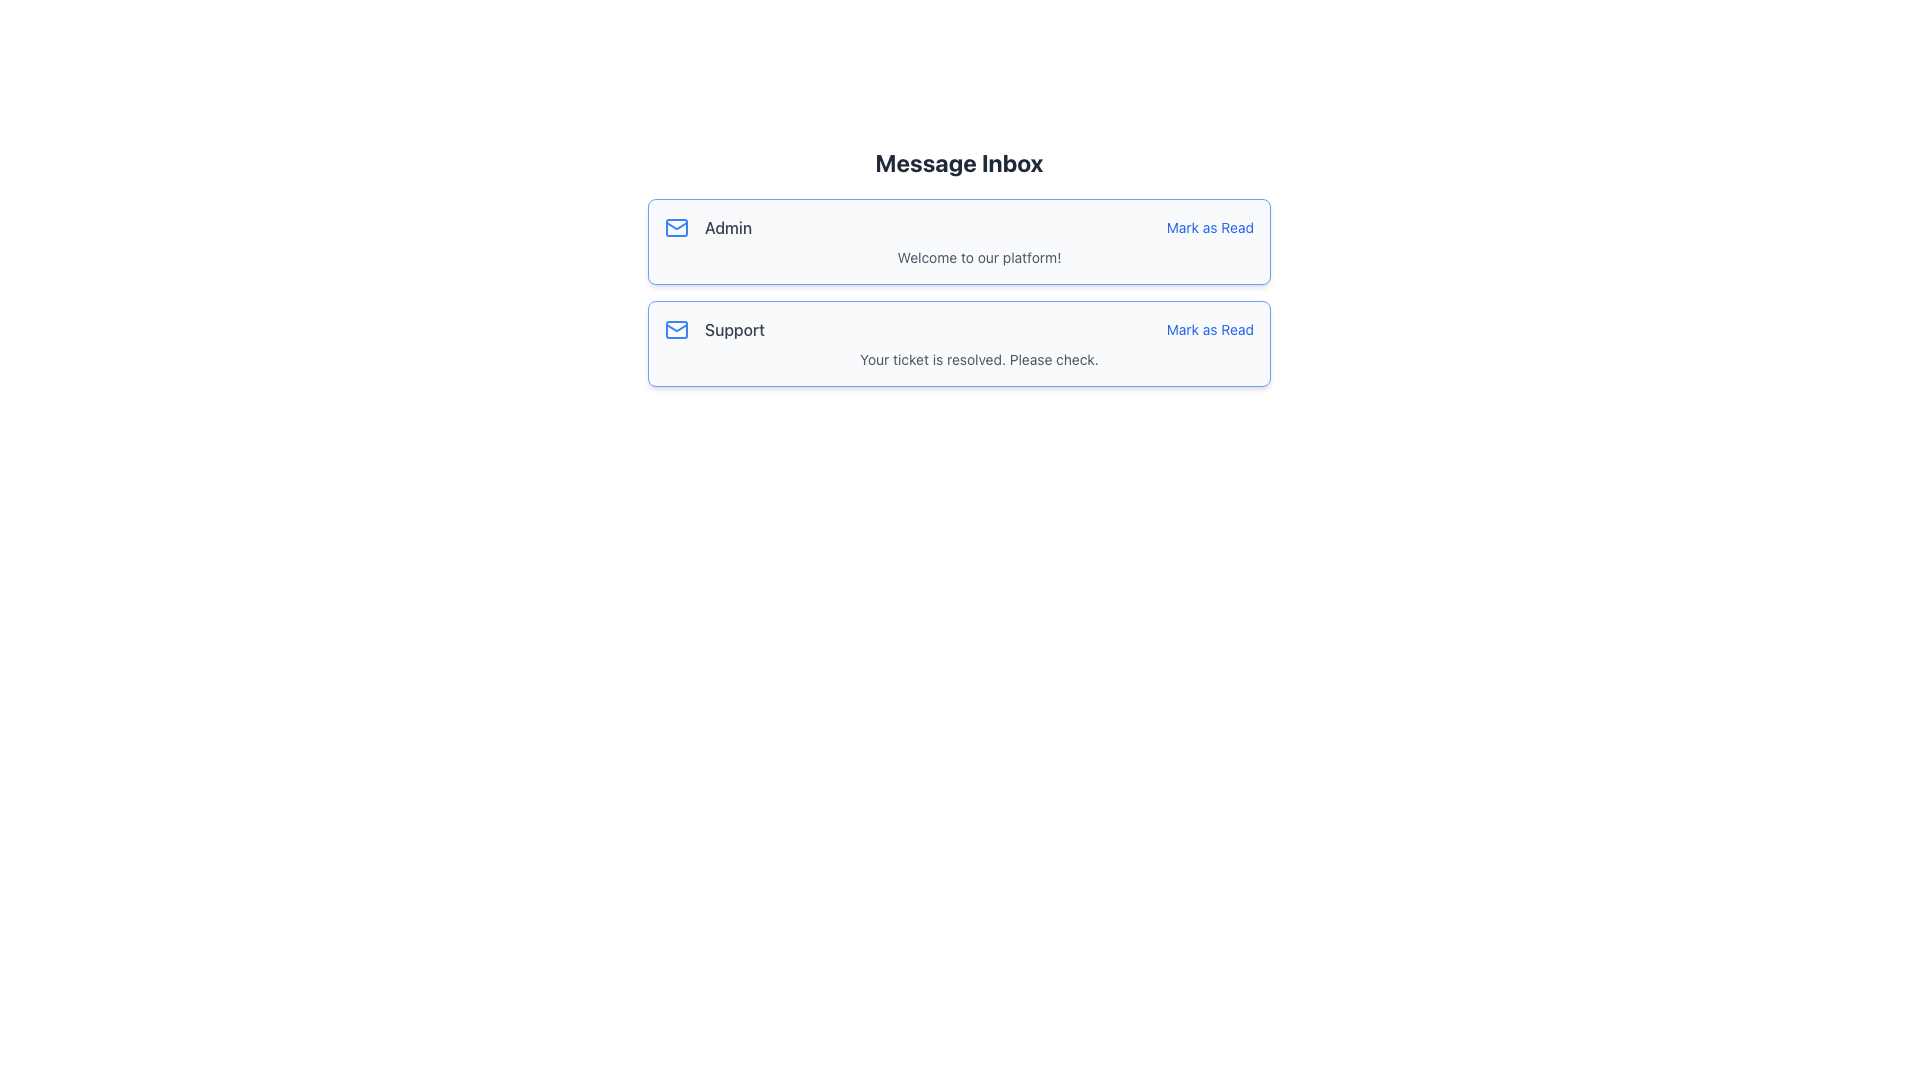 The width and height of the screenshot is (1920, 1080). What do you see at coordinates (733, 329) in the screenshot?
I see `the Text Label that identifies the message sender or category, located in the second row of messages, aligned horizontally with the envelope icon and vertically with the 'Mark as Read' link` at bounding box center [733, 329].